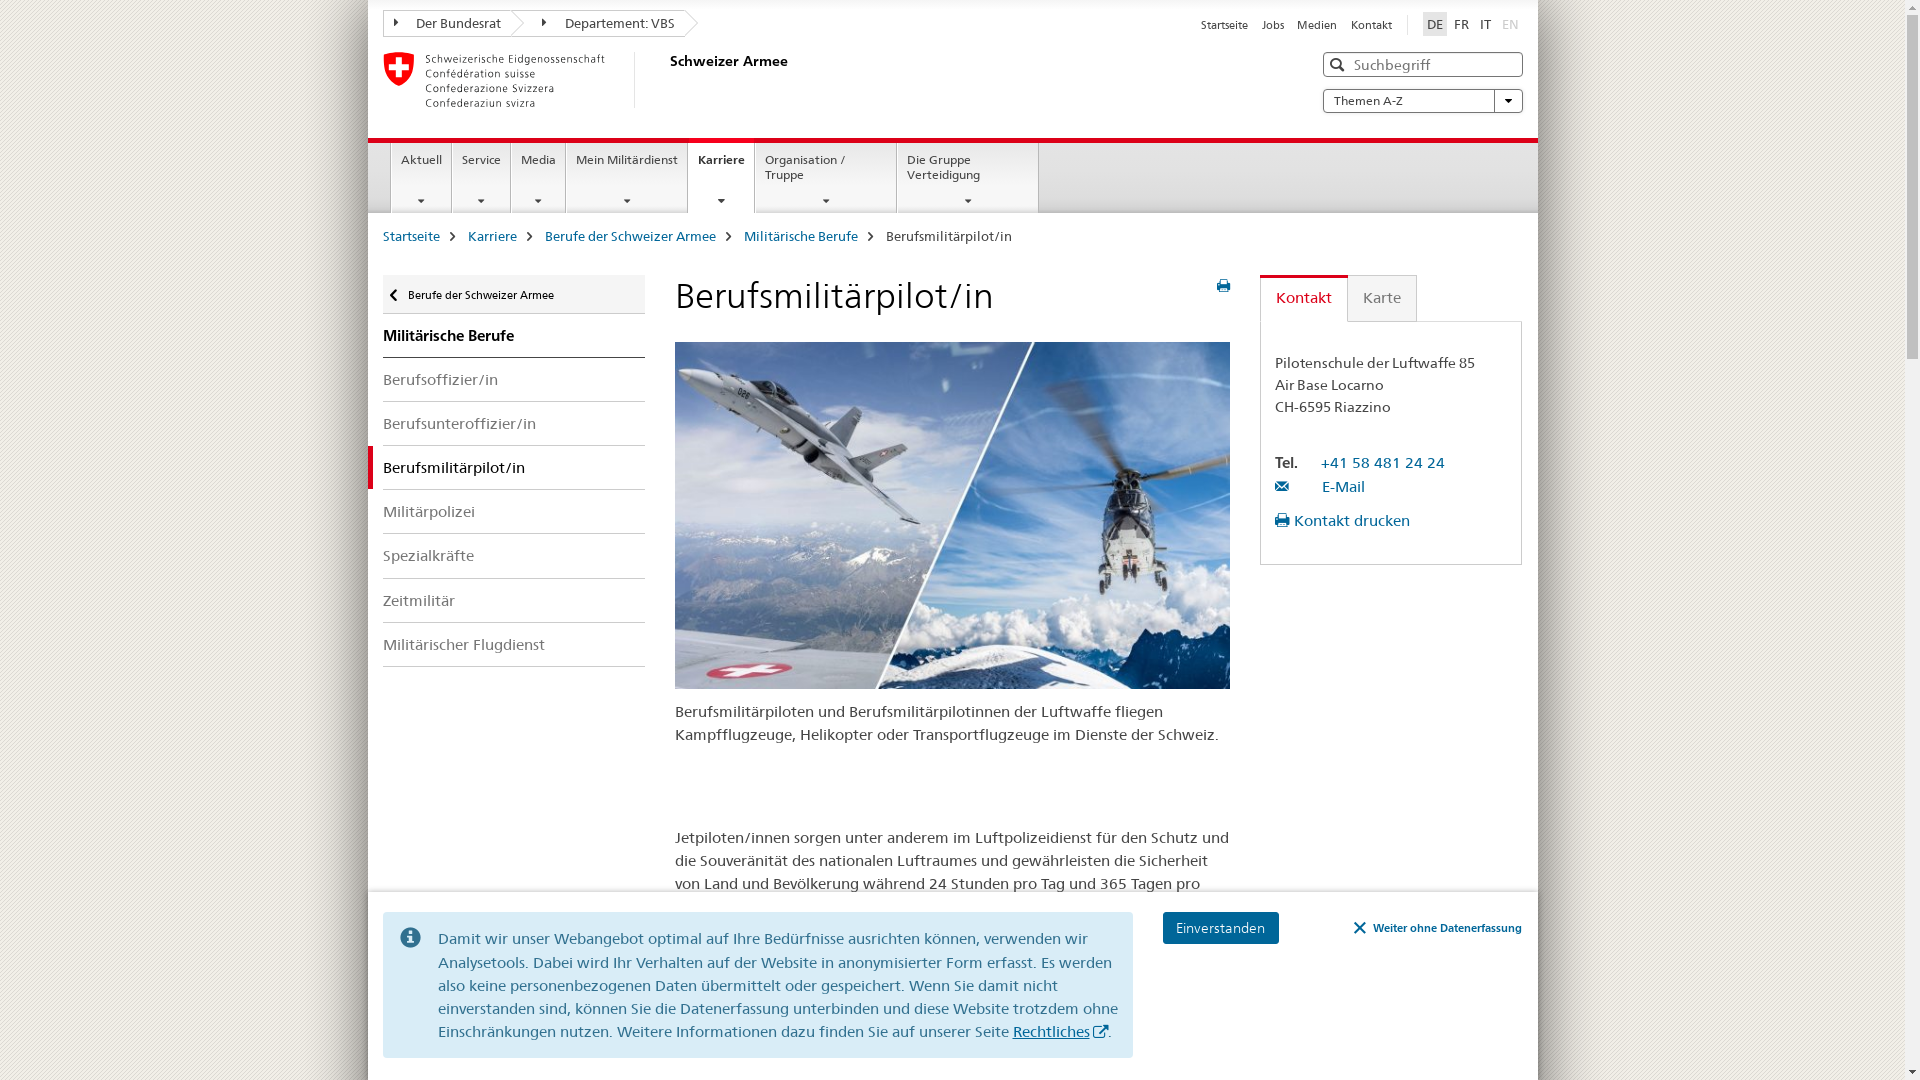 The width and height of the screenshot is (1920, 1080). I want to click on 'Jobs', so click(1271, 24).